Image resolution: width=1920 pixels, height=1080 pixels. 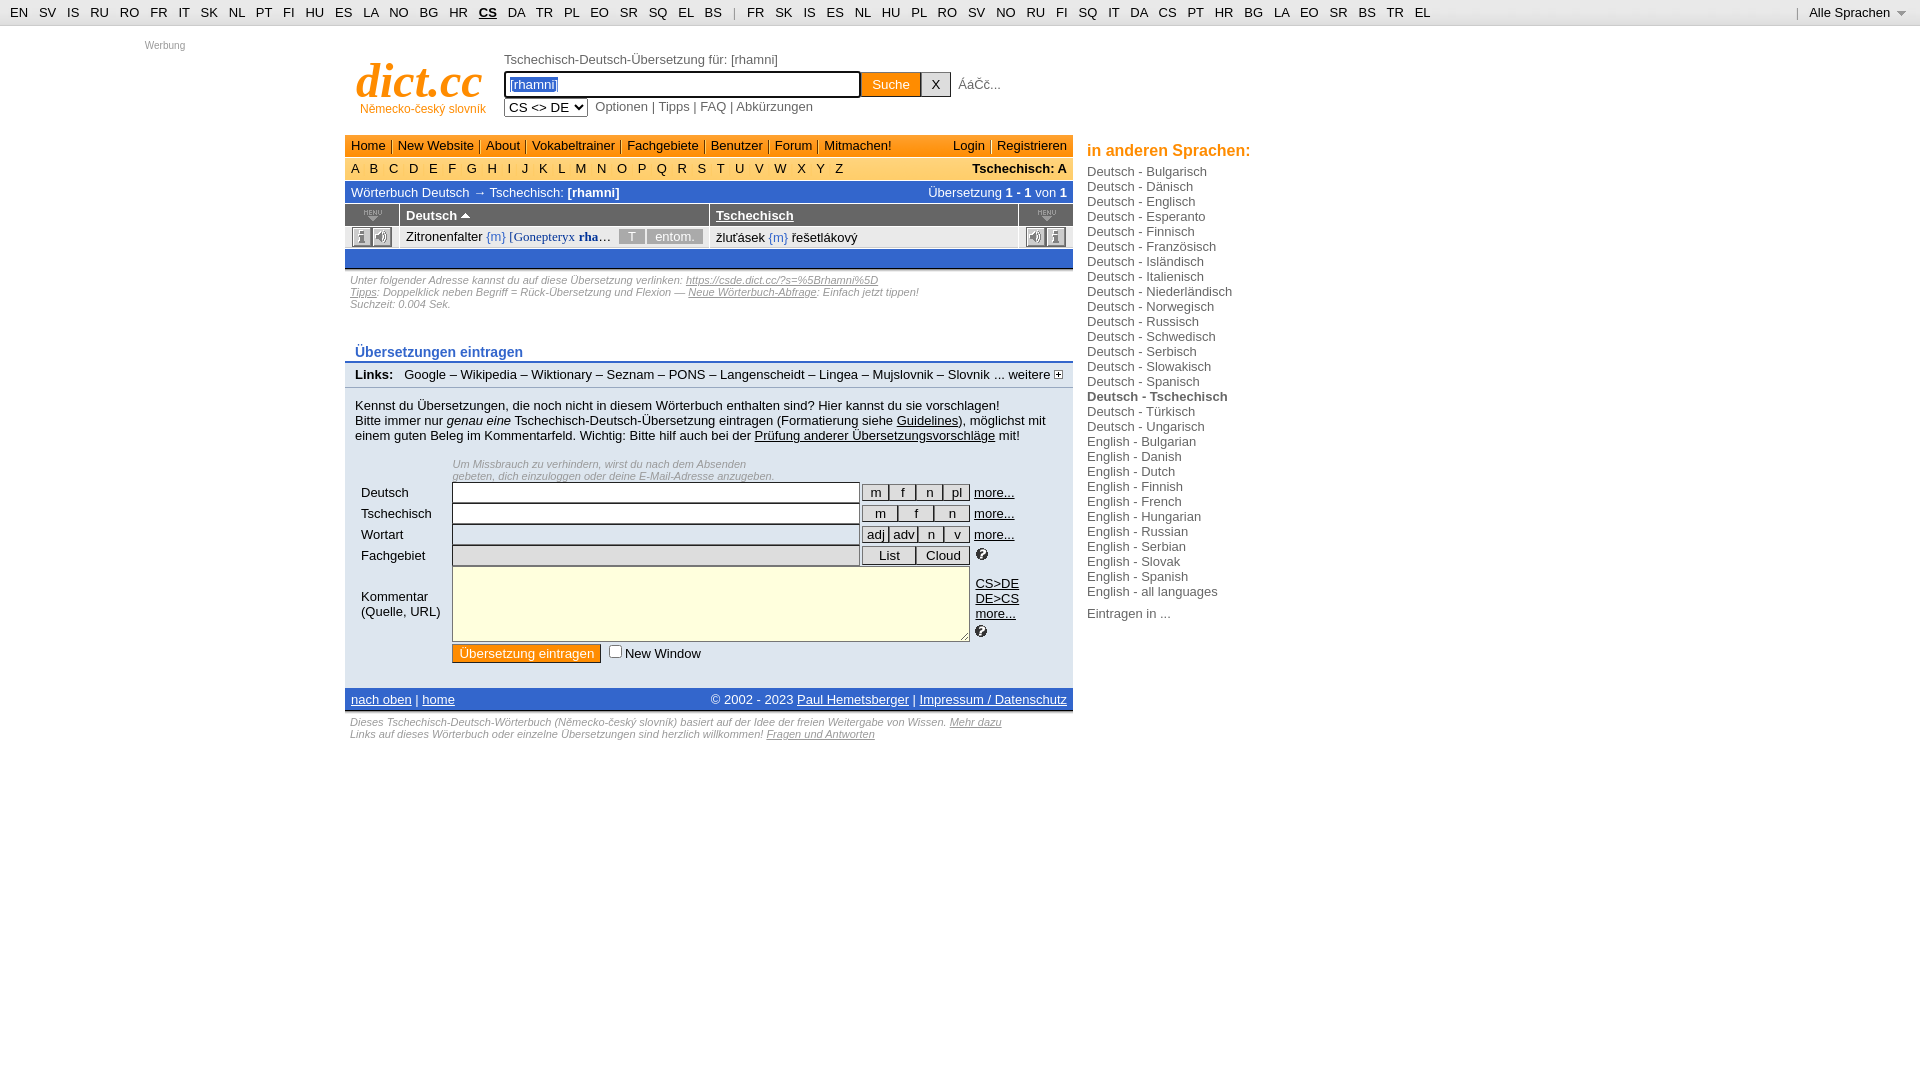 What do you see at coordinates (620, 106) in the screenshot?
I see `'Optionen'` at bounding box center [620, 106].